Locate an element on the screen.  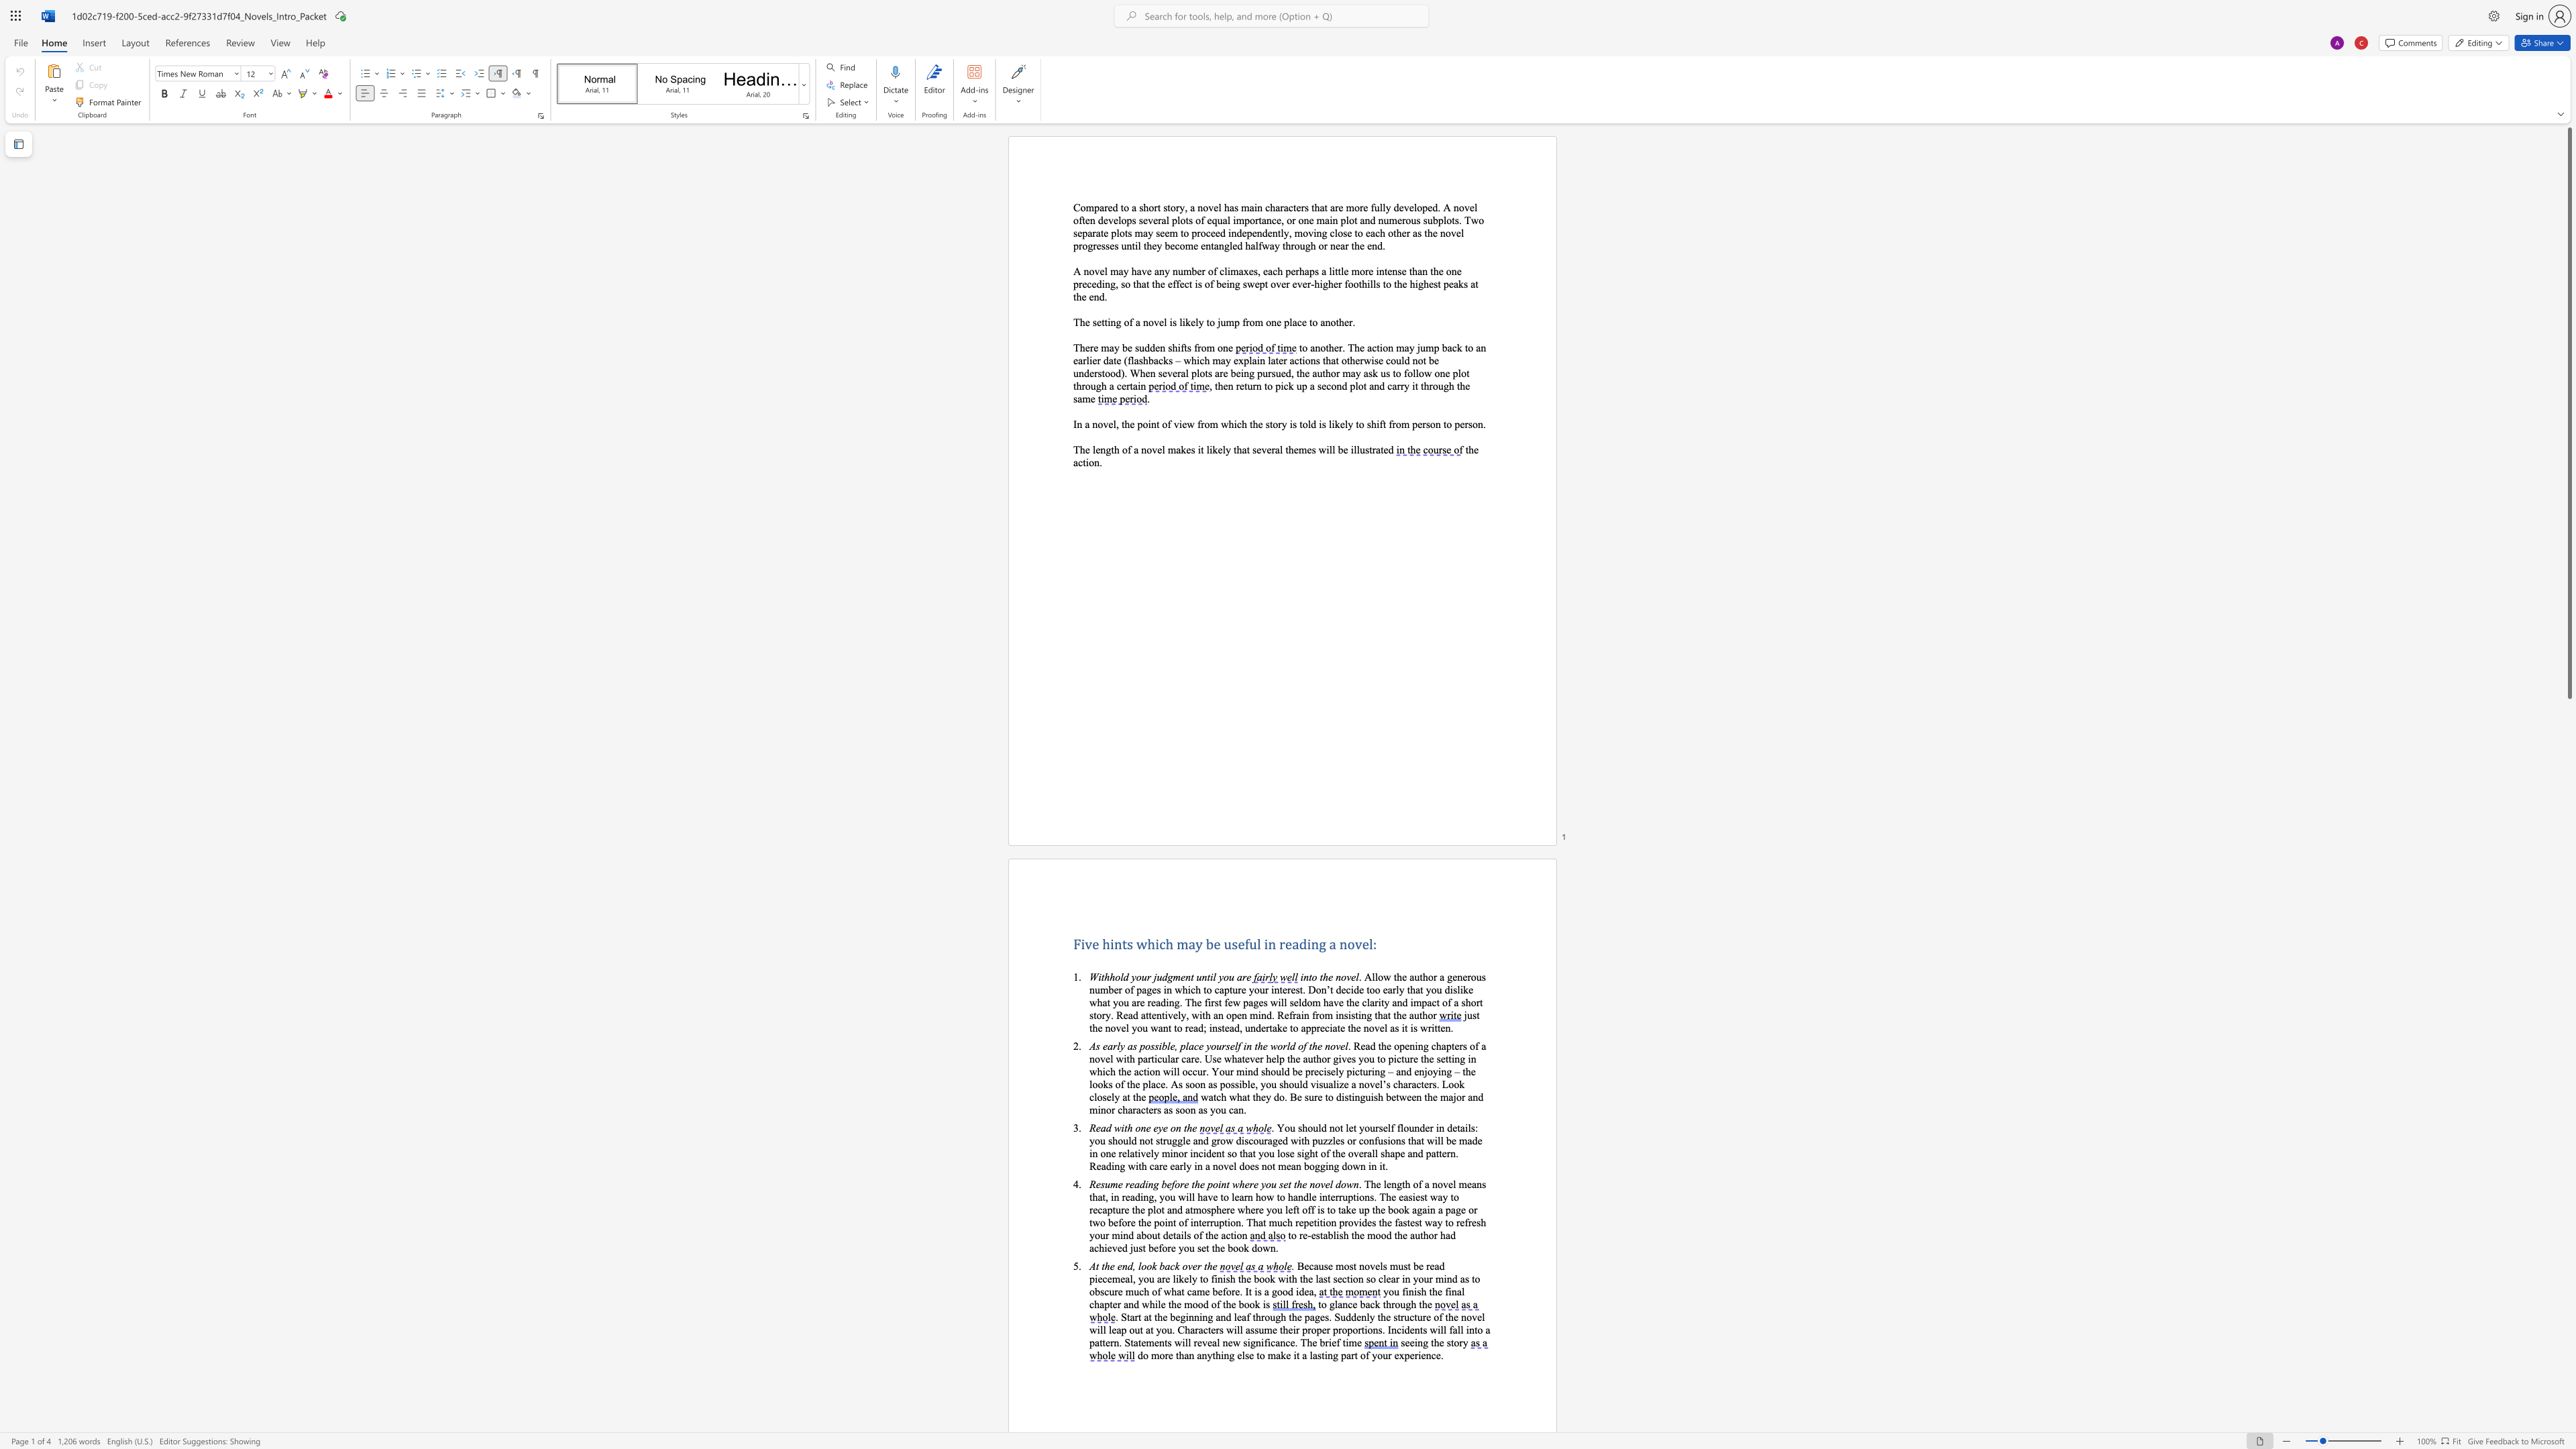
the space between the continuous character "a" and "p" in the text is located at coordinates (1104, 1303).